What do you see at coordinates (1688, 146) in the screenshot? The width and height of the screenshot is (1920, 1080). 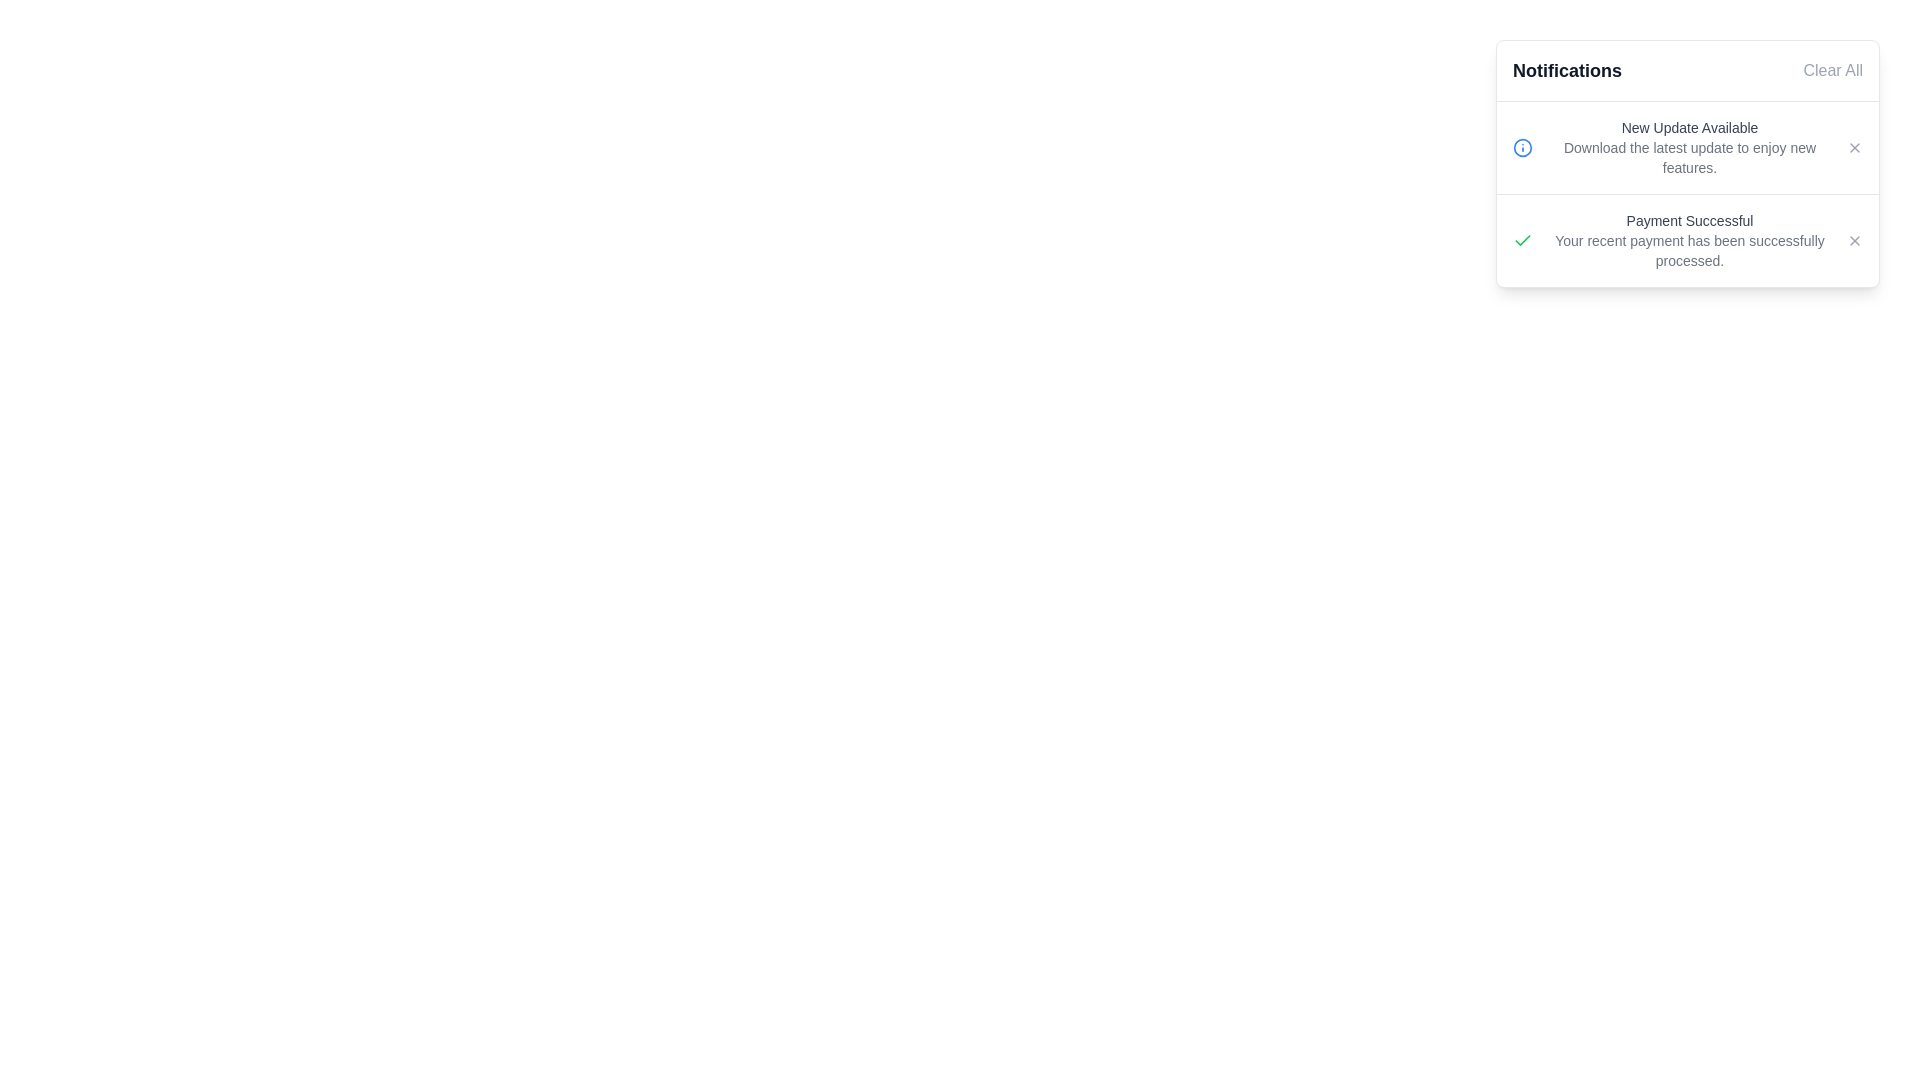 I see `the Text block displaying update notification details to trigger tooltip or other effects` at bounding box center [1688, 146].